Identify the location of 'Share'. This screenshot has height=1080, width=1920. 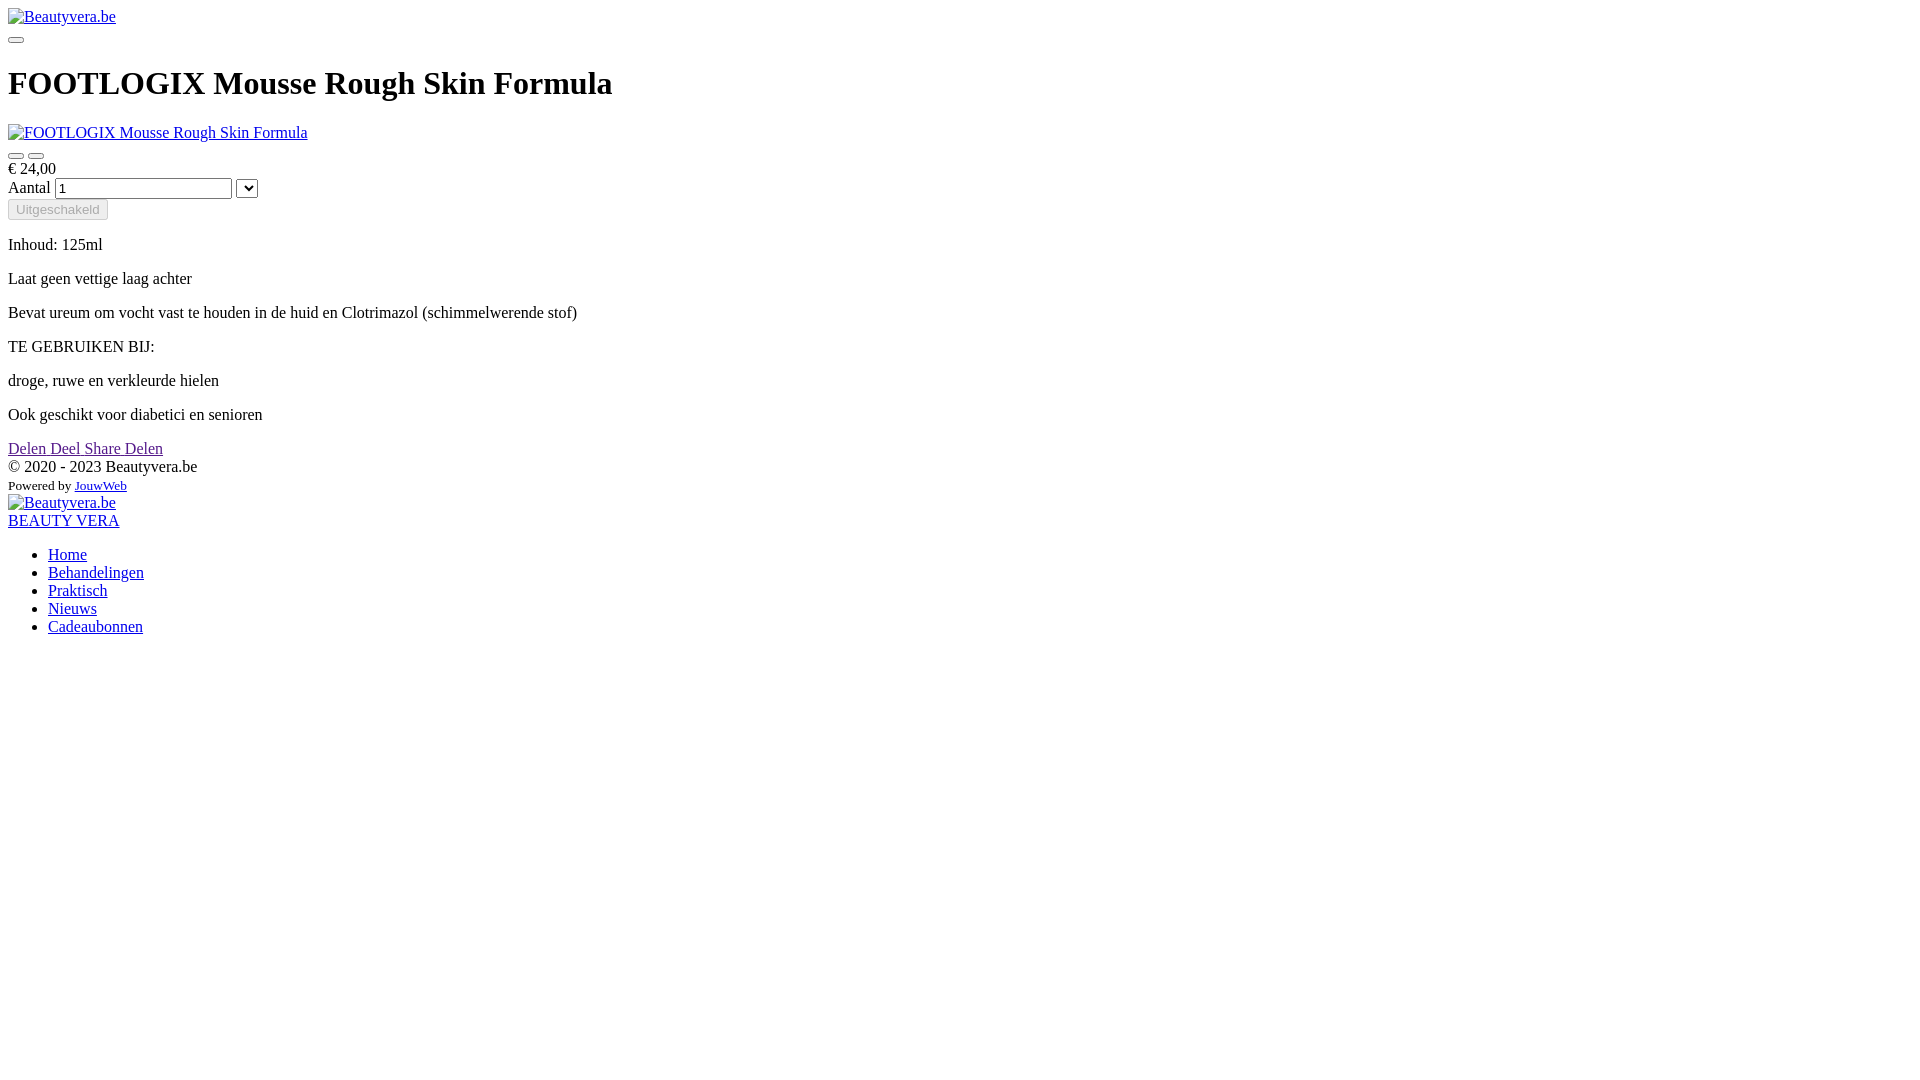
(82, 447).